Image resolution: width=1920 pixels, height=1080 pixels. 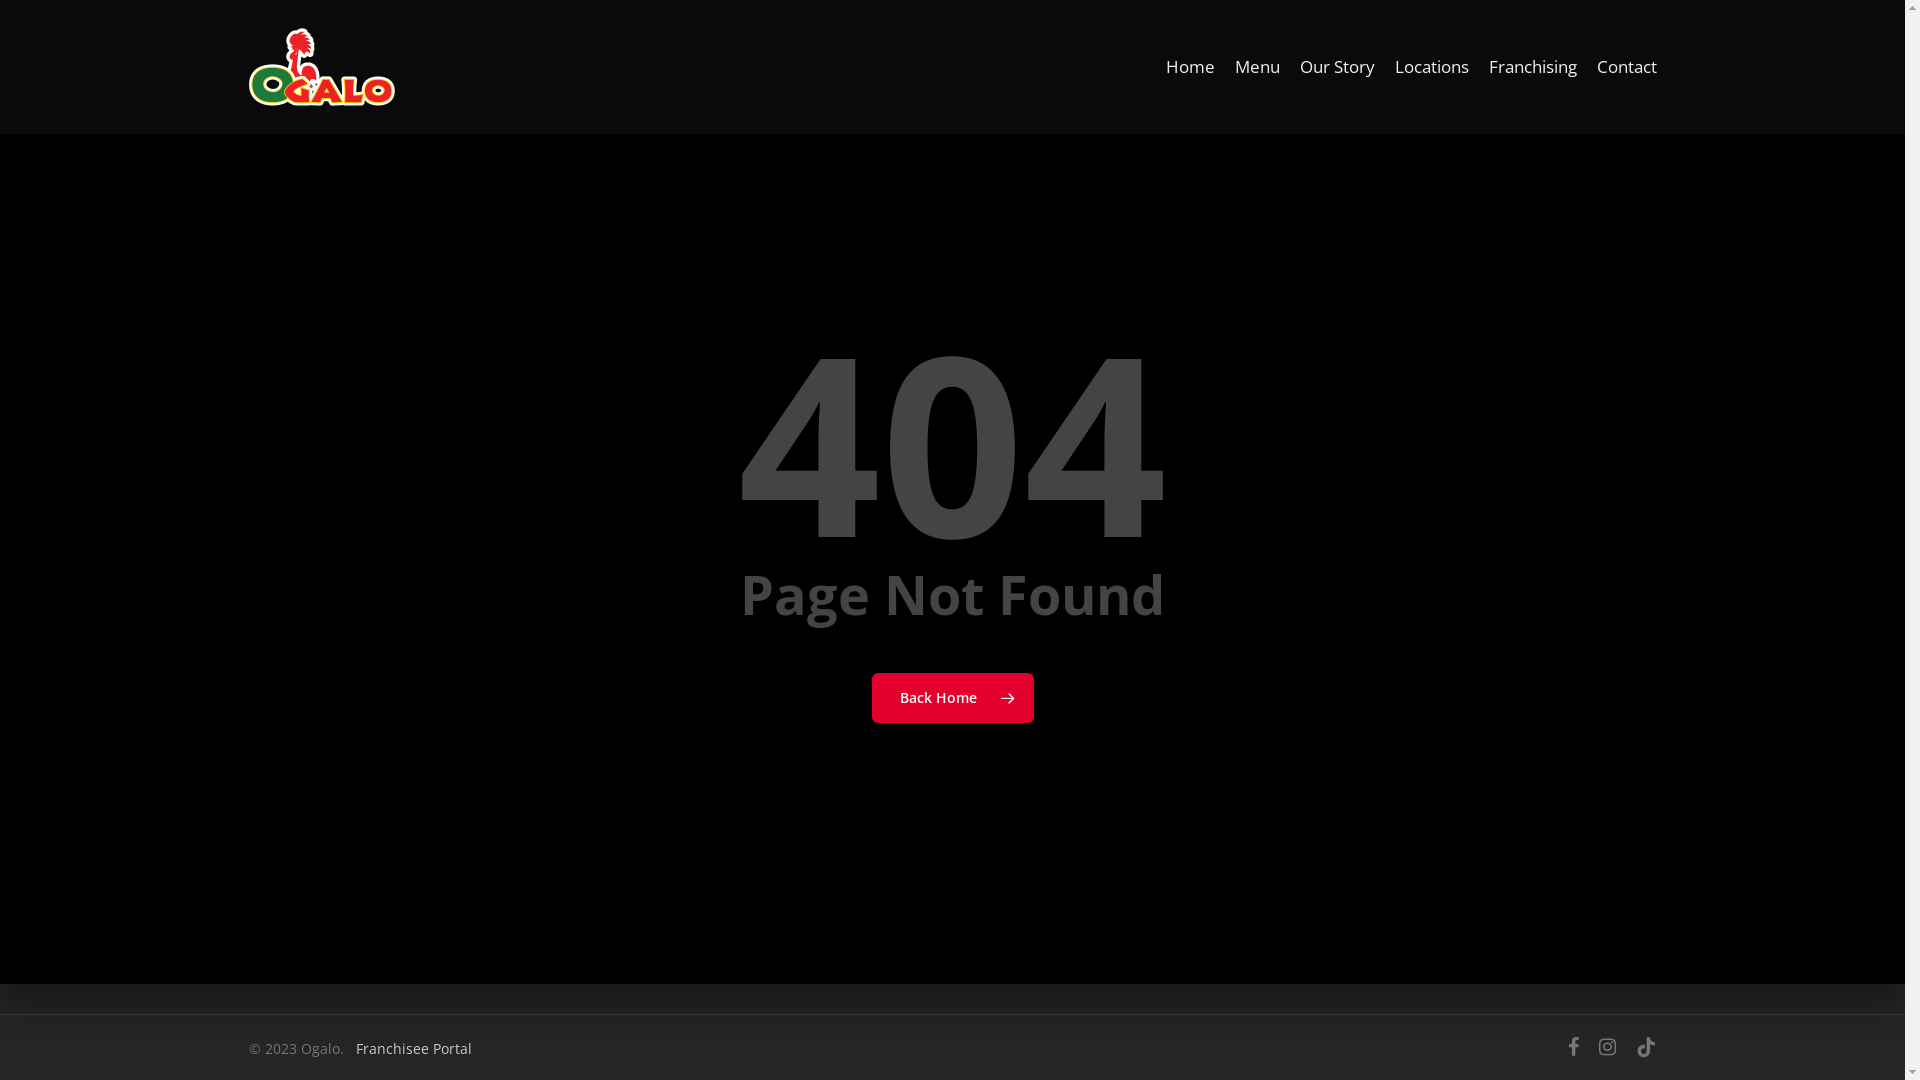 What do you see at coordinates (1626, 65) in the screenshot?
I see `'Contact'` at bounding box center [1626, 65].